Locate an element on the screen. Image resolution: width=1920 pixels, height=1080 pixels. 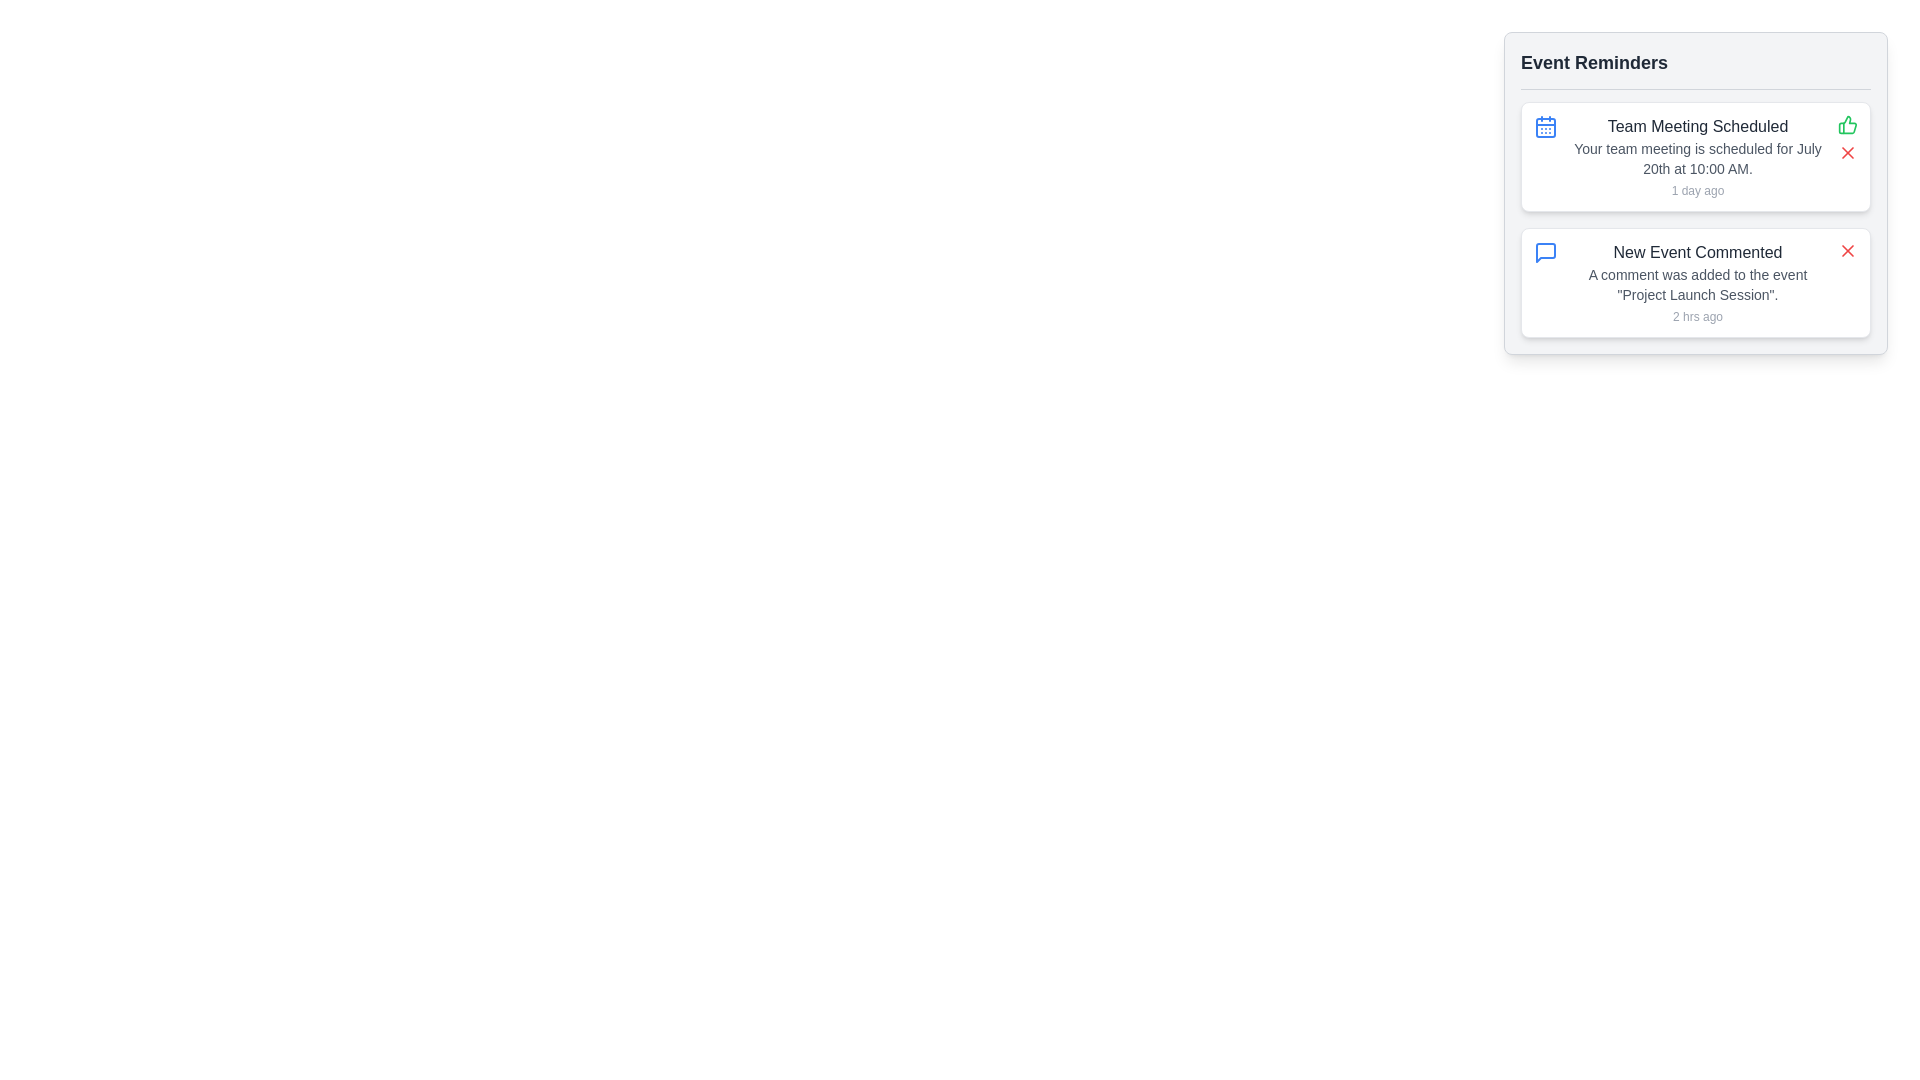
the static text display showing the timestamp for the team meeting notification located at the bottom of the 'Team Meeting Scheduled' card is located at coordinates (1697, 191).